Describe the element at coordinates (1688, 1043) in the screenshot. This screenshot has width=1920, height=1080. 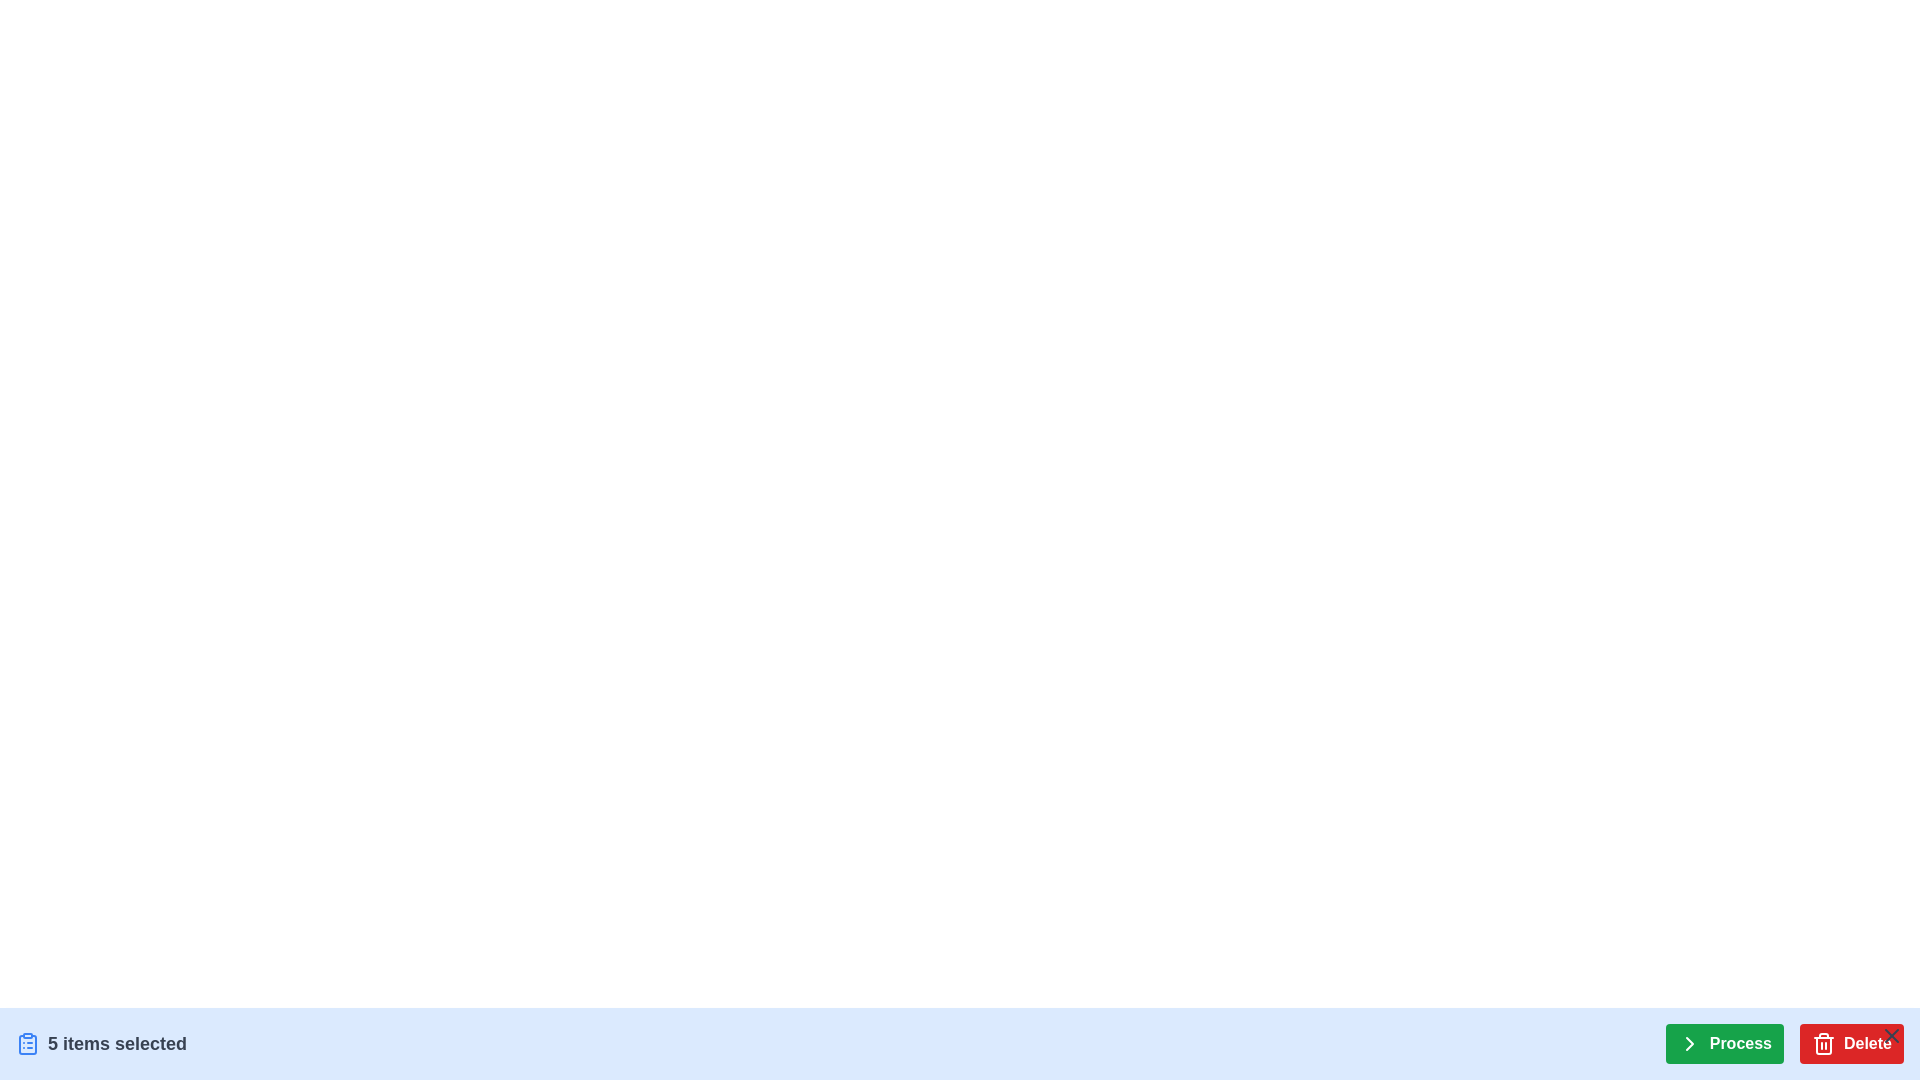
I see `the rightward chevron SVG icon which is positioned to the left of the 'Process' and 'Delete' buttons` at that location.